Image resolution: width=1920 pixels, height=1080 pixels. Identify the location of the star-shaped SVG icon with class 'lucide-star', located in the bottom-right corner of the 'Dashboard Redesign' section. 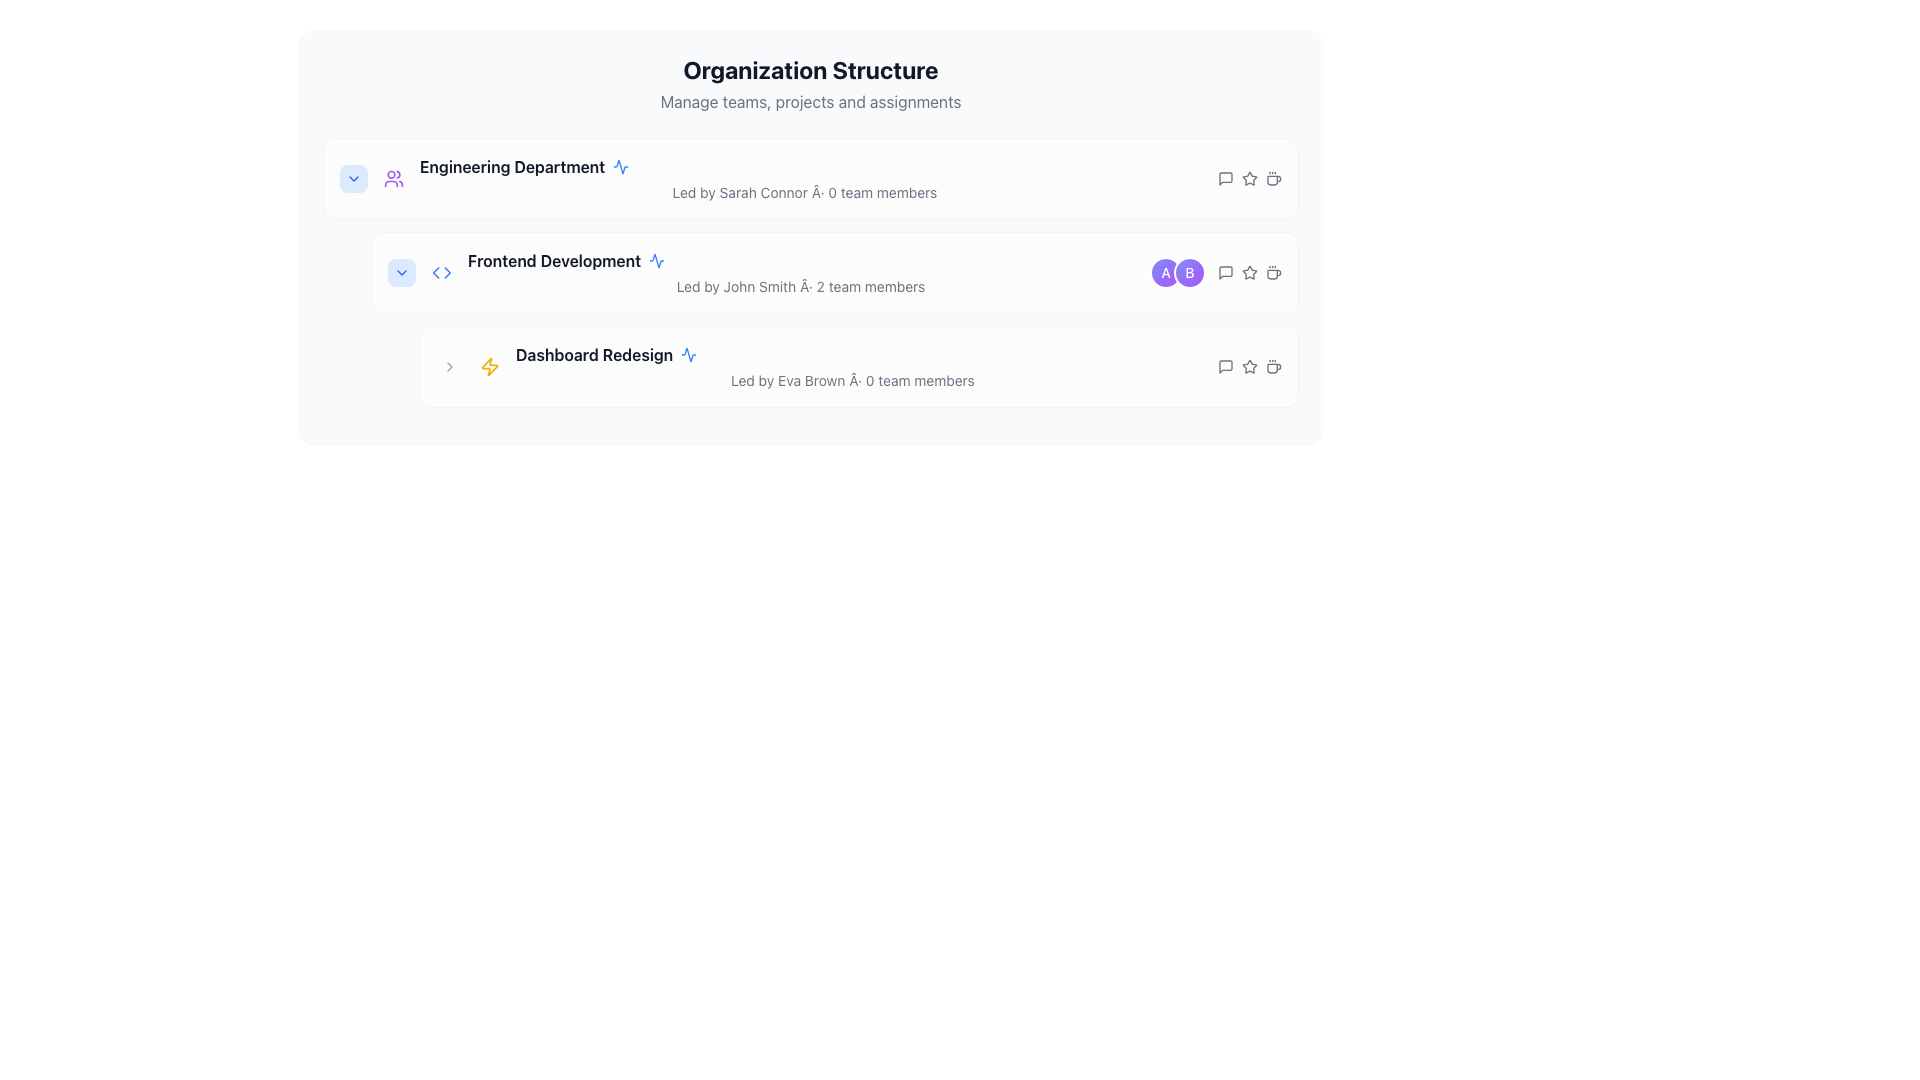
(1248, 366).